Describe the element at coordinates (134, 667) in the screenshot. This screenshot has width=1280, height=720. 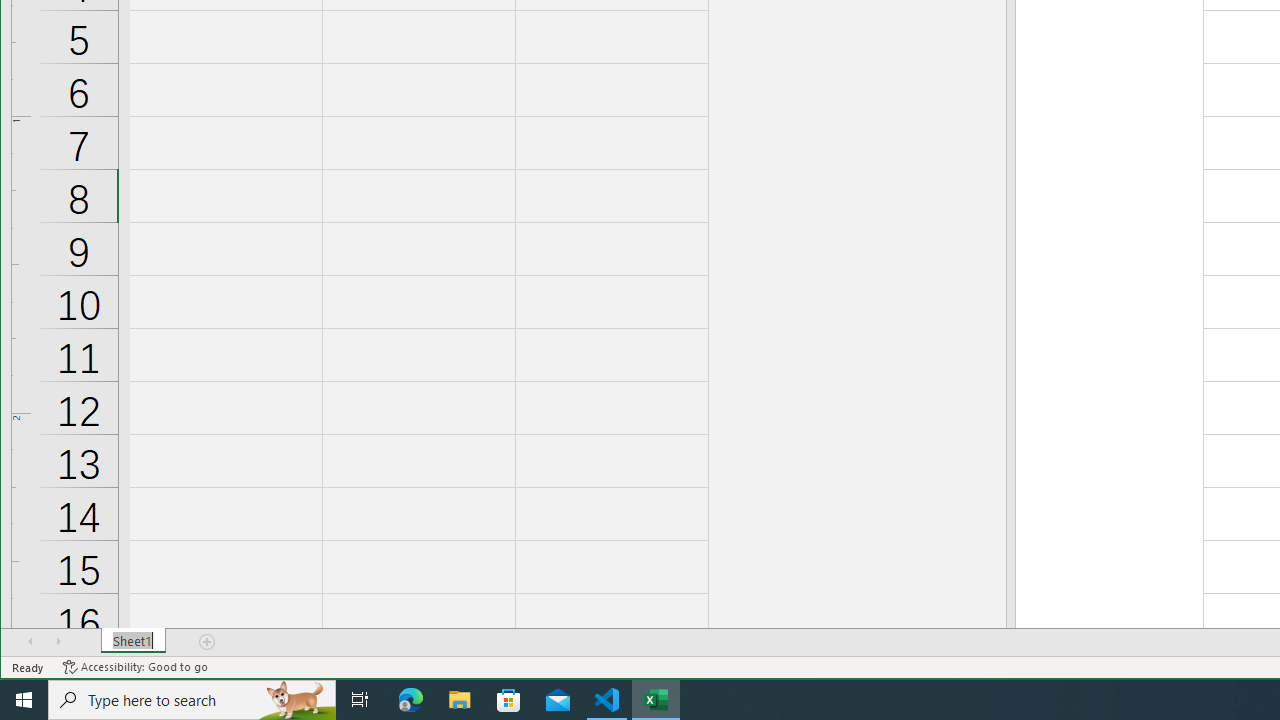
I see `'Accessibility Checker Accessibility: Good to go'` at that location.